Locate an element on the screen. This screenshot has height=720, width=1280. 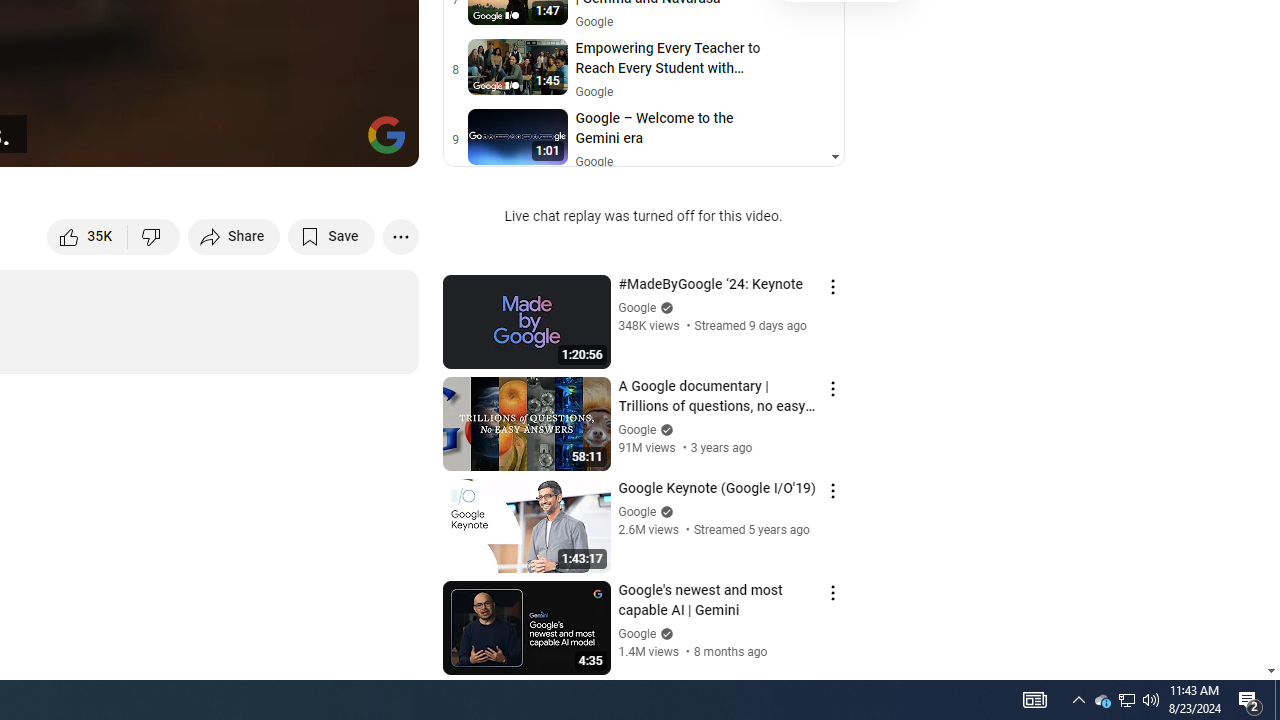
'Verified' is located at coordinates (664, 633).